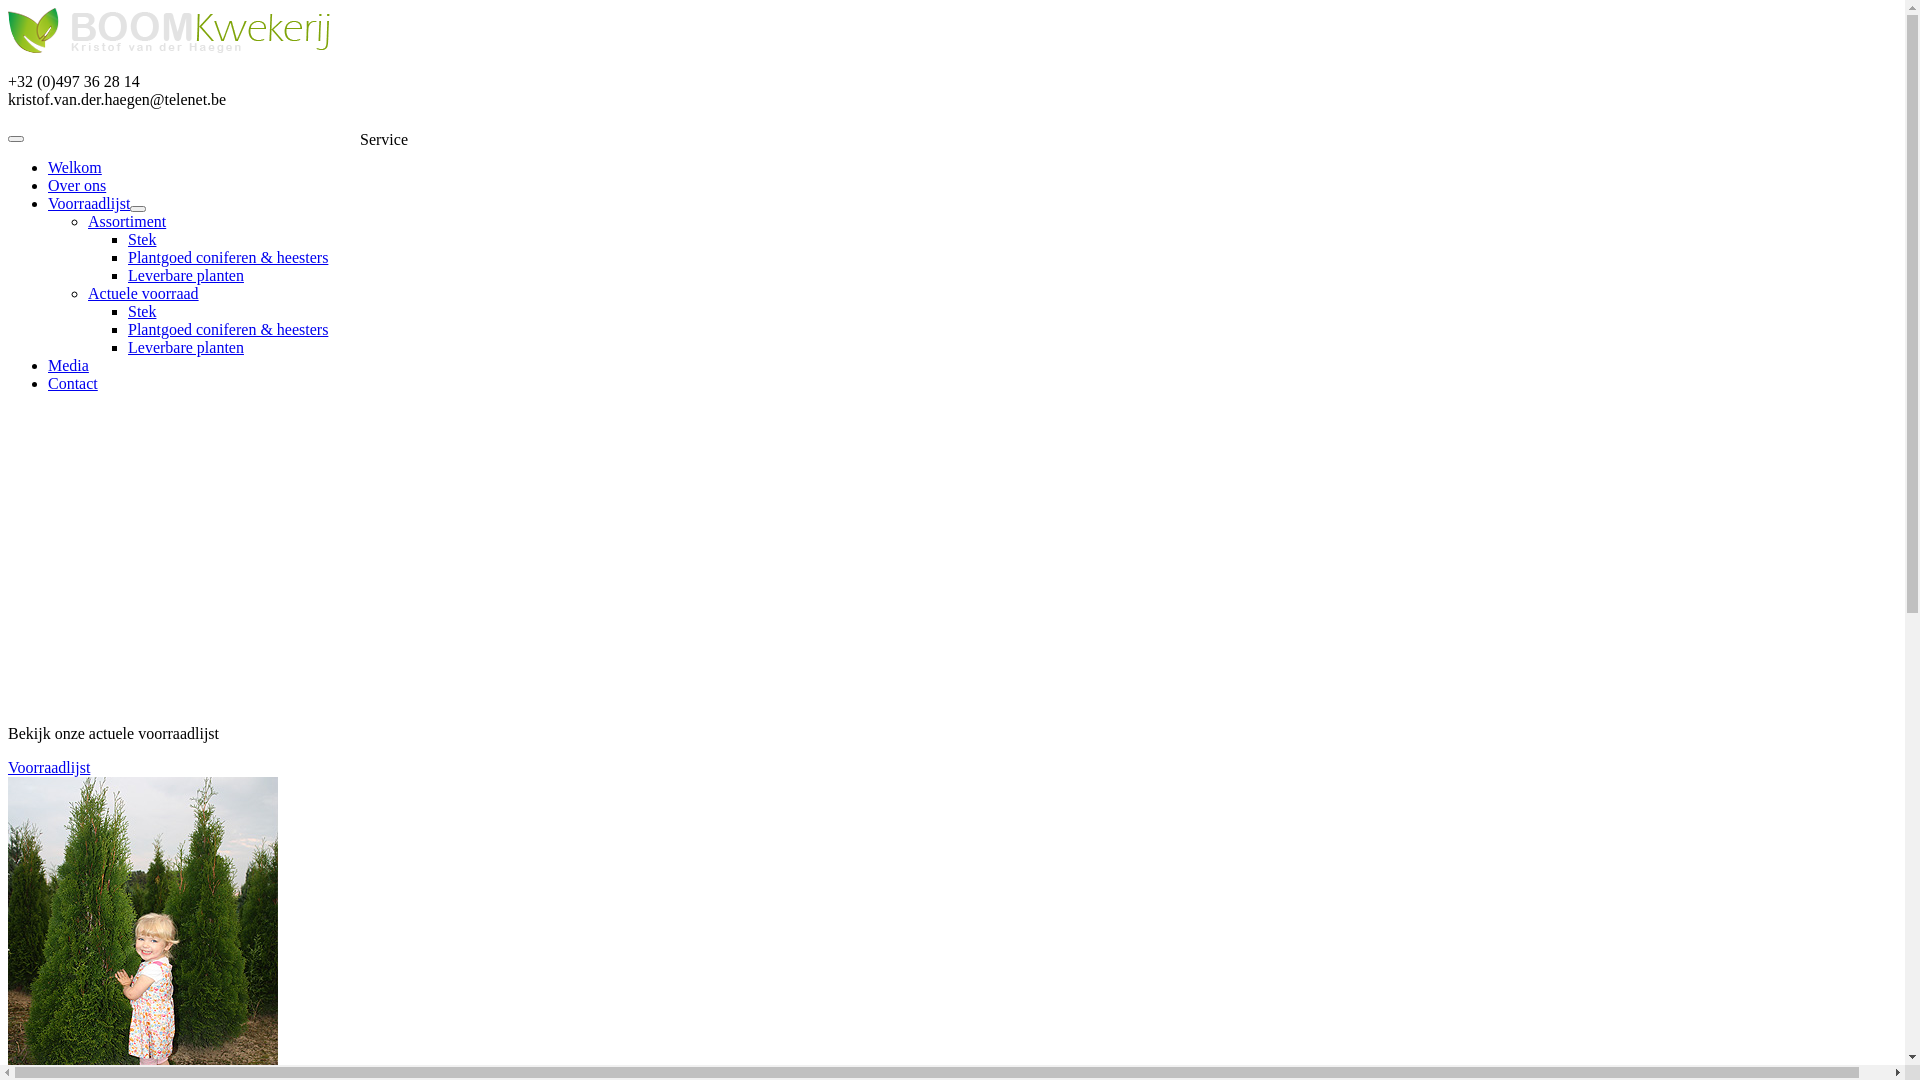  What do you see at coordinates (186, 275) in the screenshot?
I see `'Leverbare planten'` at bounding box center [186, 275].